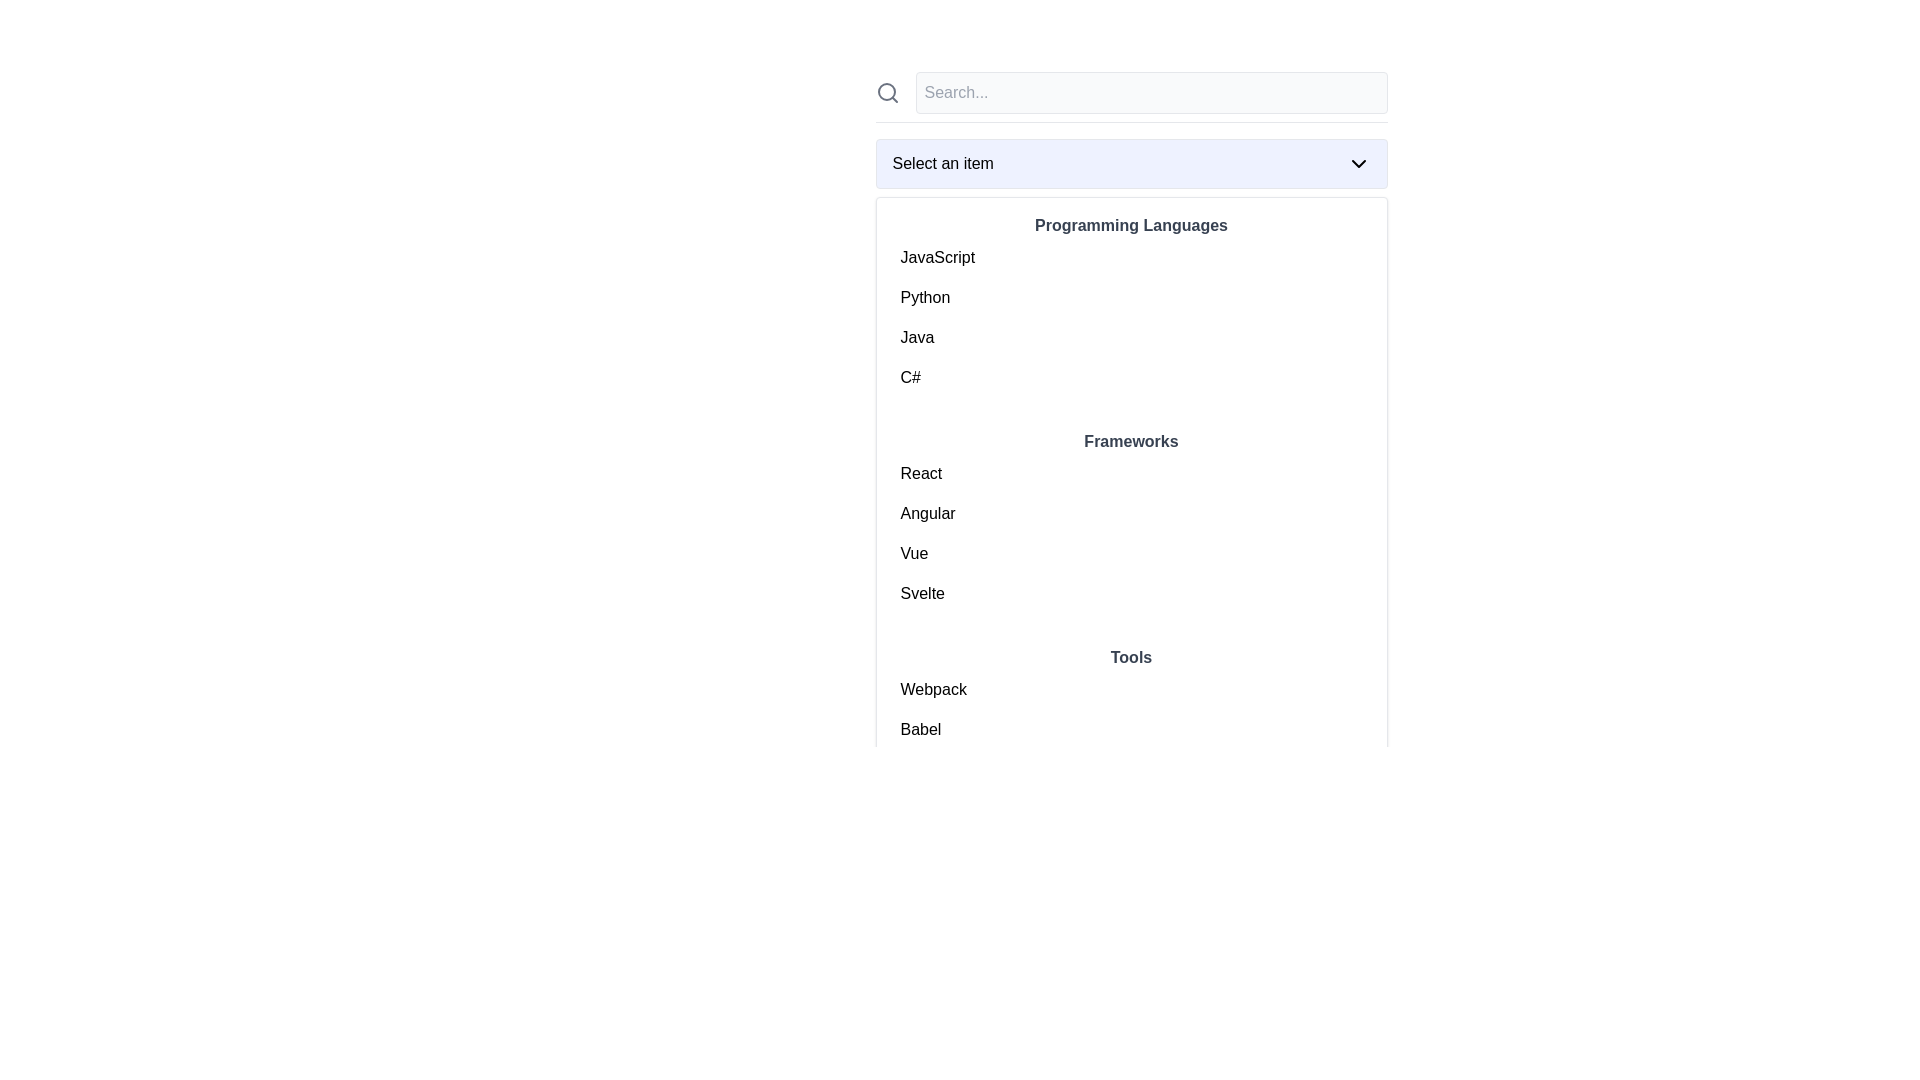 This screenshot has width=1920, height=1080. What do you see at coordinates (1358, 163) in the screenshot?
I see `the chevron-down icon located at the far right of the 'Select an item' button` at bounding box center [1358, 163].